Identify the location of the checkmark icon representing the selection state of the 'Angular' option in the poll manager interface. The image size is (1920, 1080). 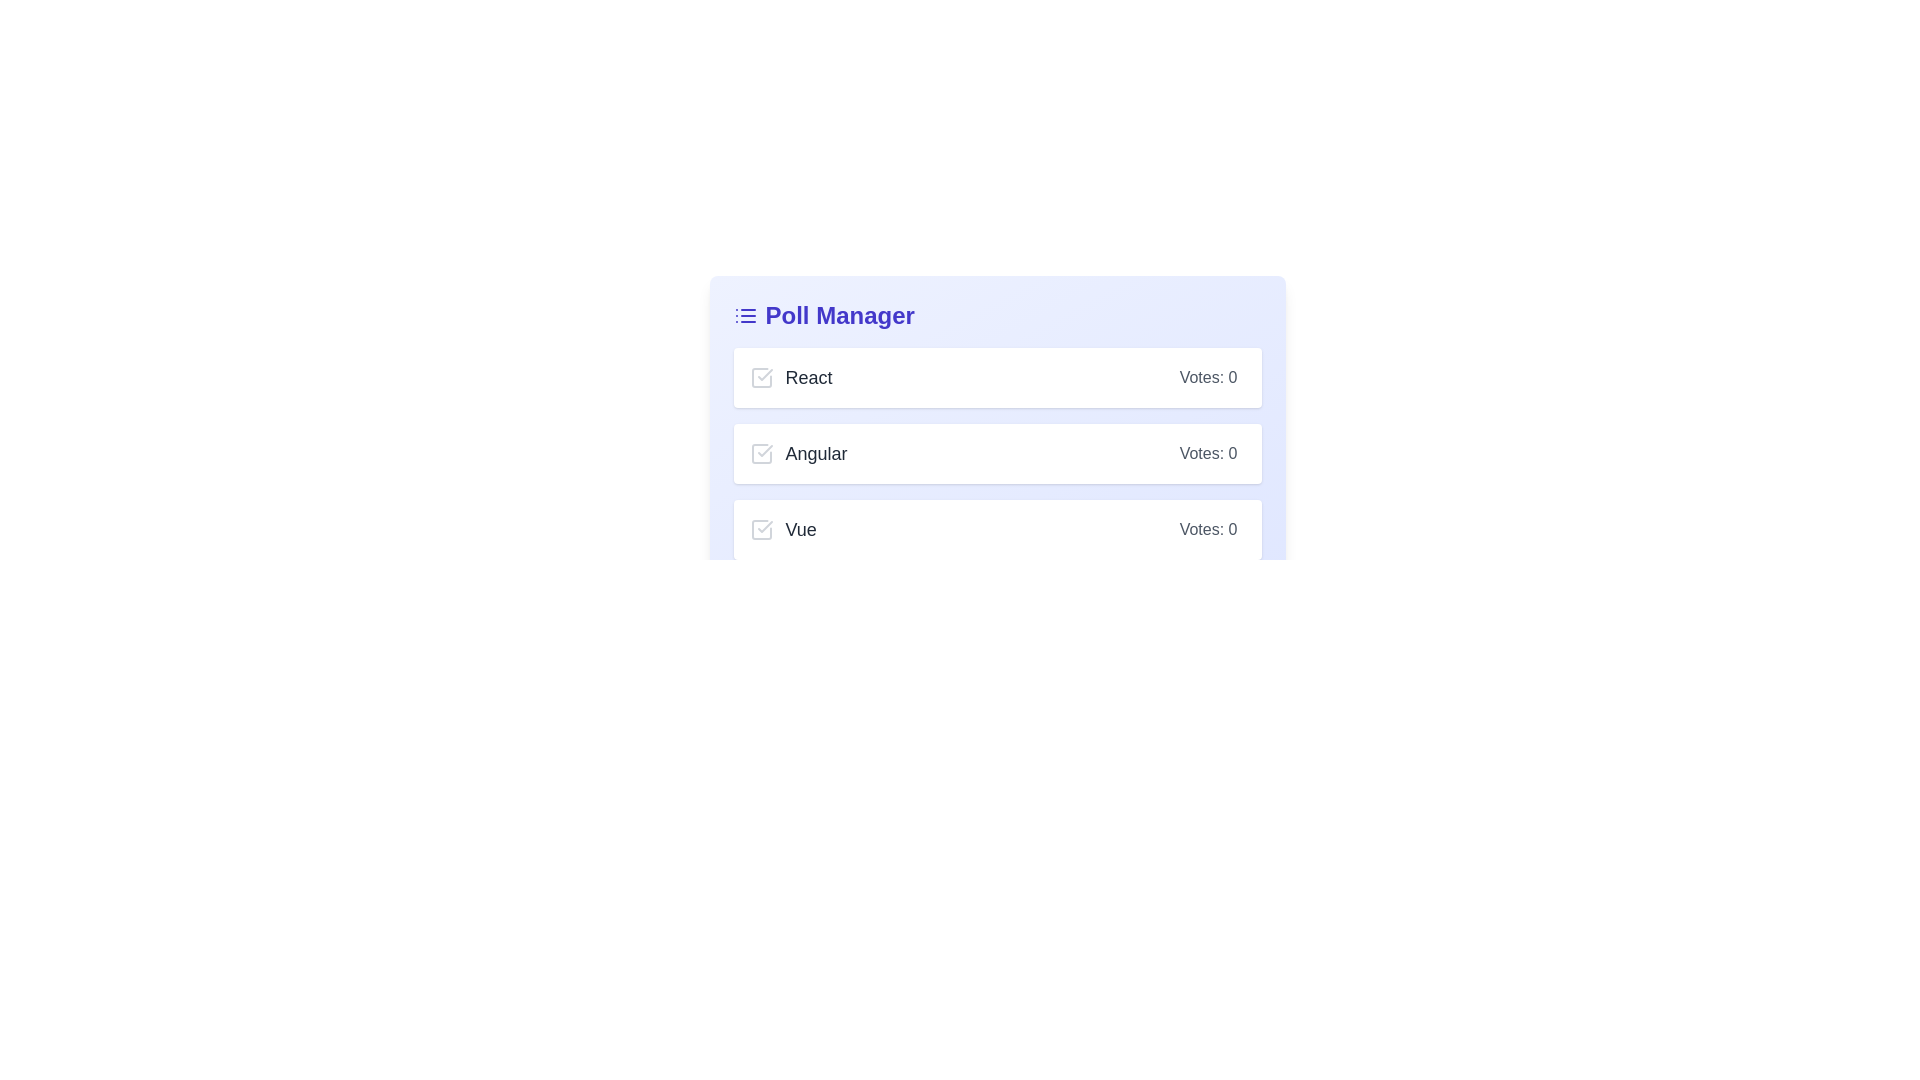
(763, 451).